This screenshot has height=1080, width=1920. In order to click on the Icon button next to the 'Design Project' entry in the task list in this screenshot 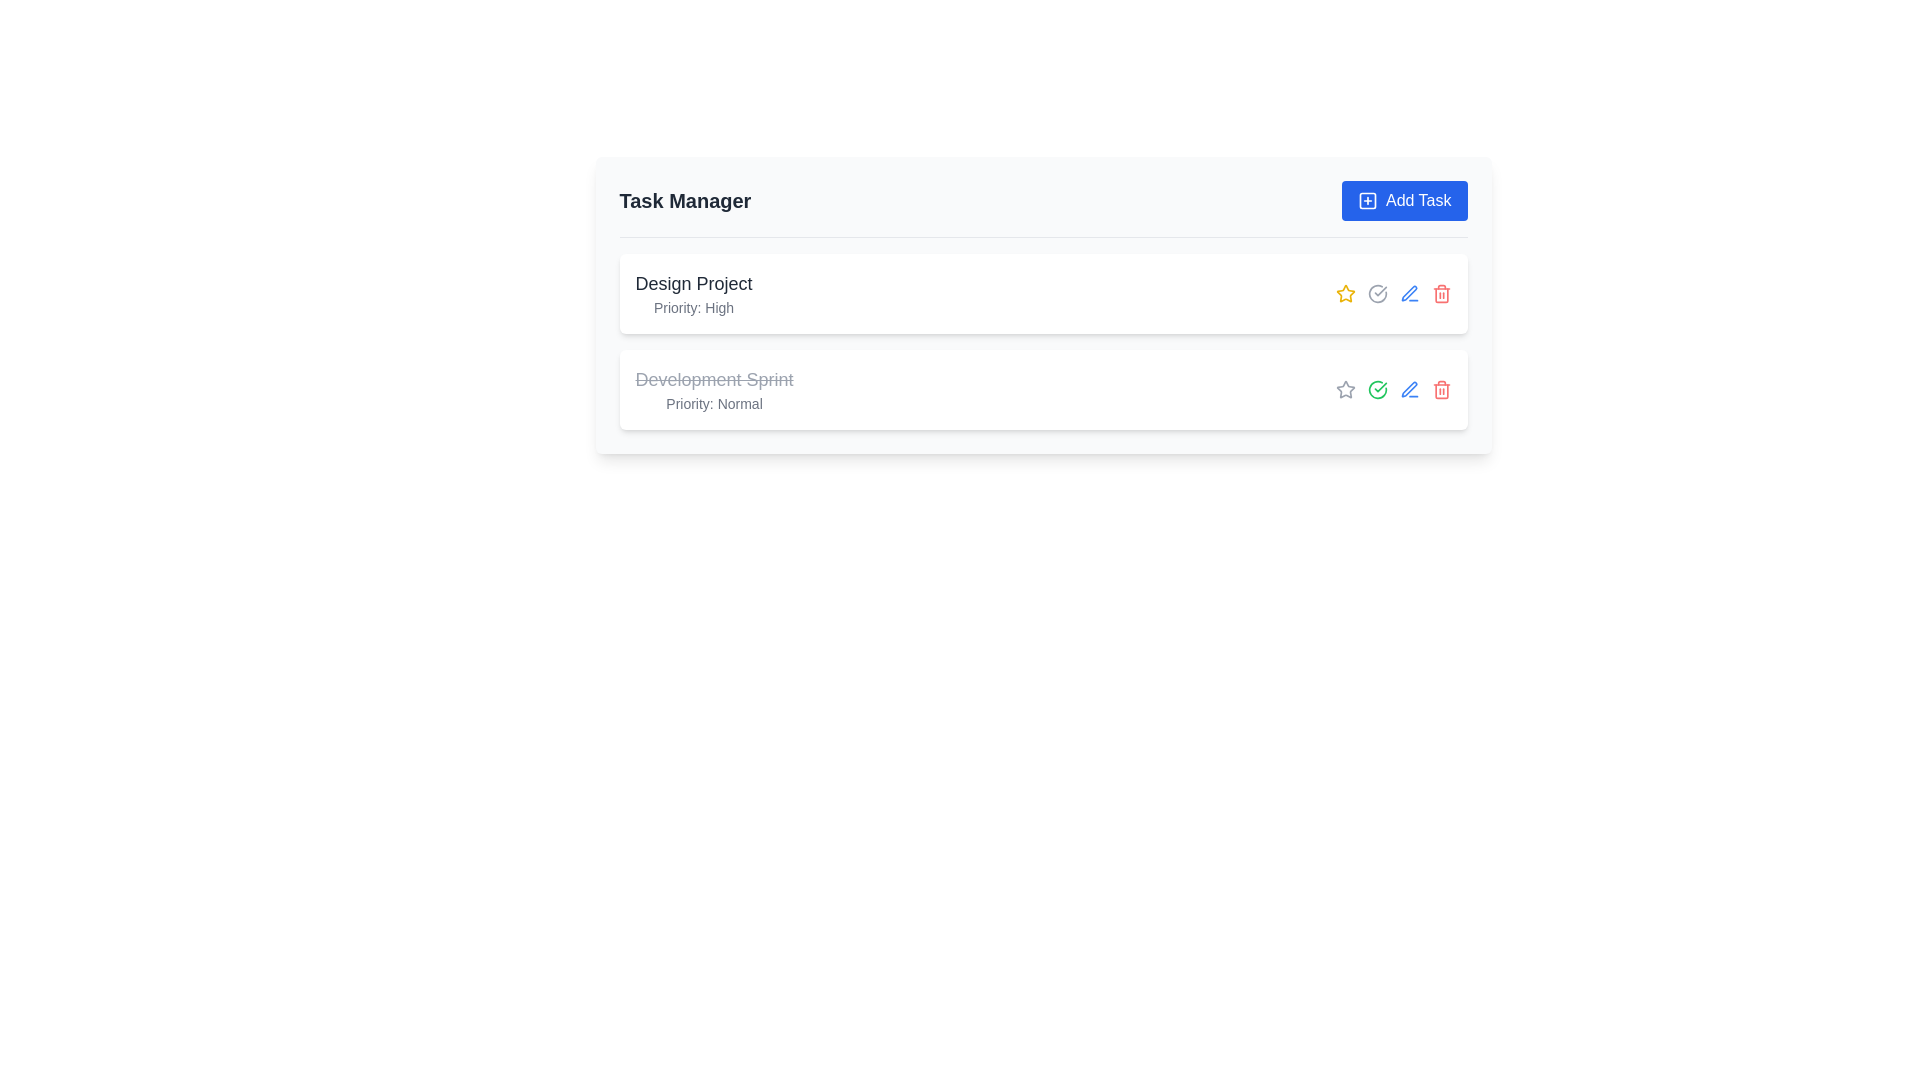, I will do `click(1345, 389)`.